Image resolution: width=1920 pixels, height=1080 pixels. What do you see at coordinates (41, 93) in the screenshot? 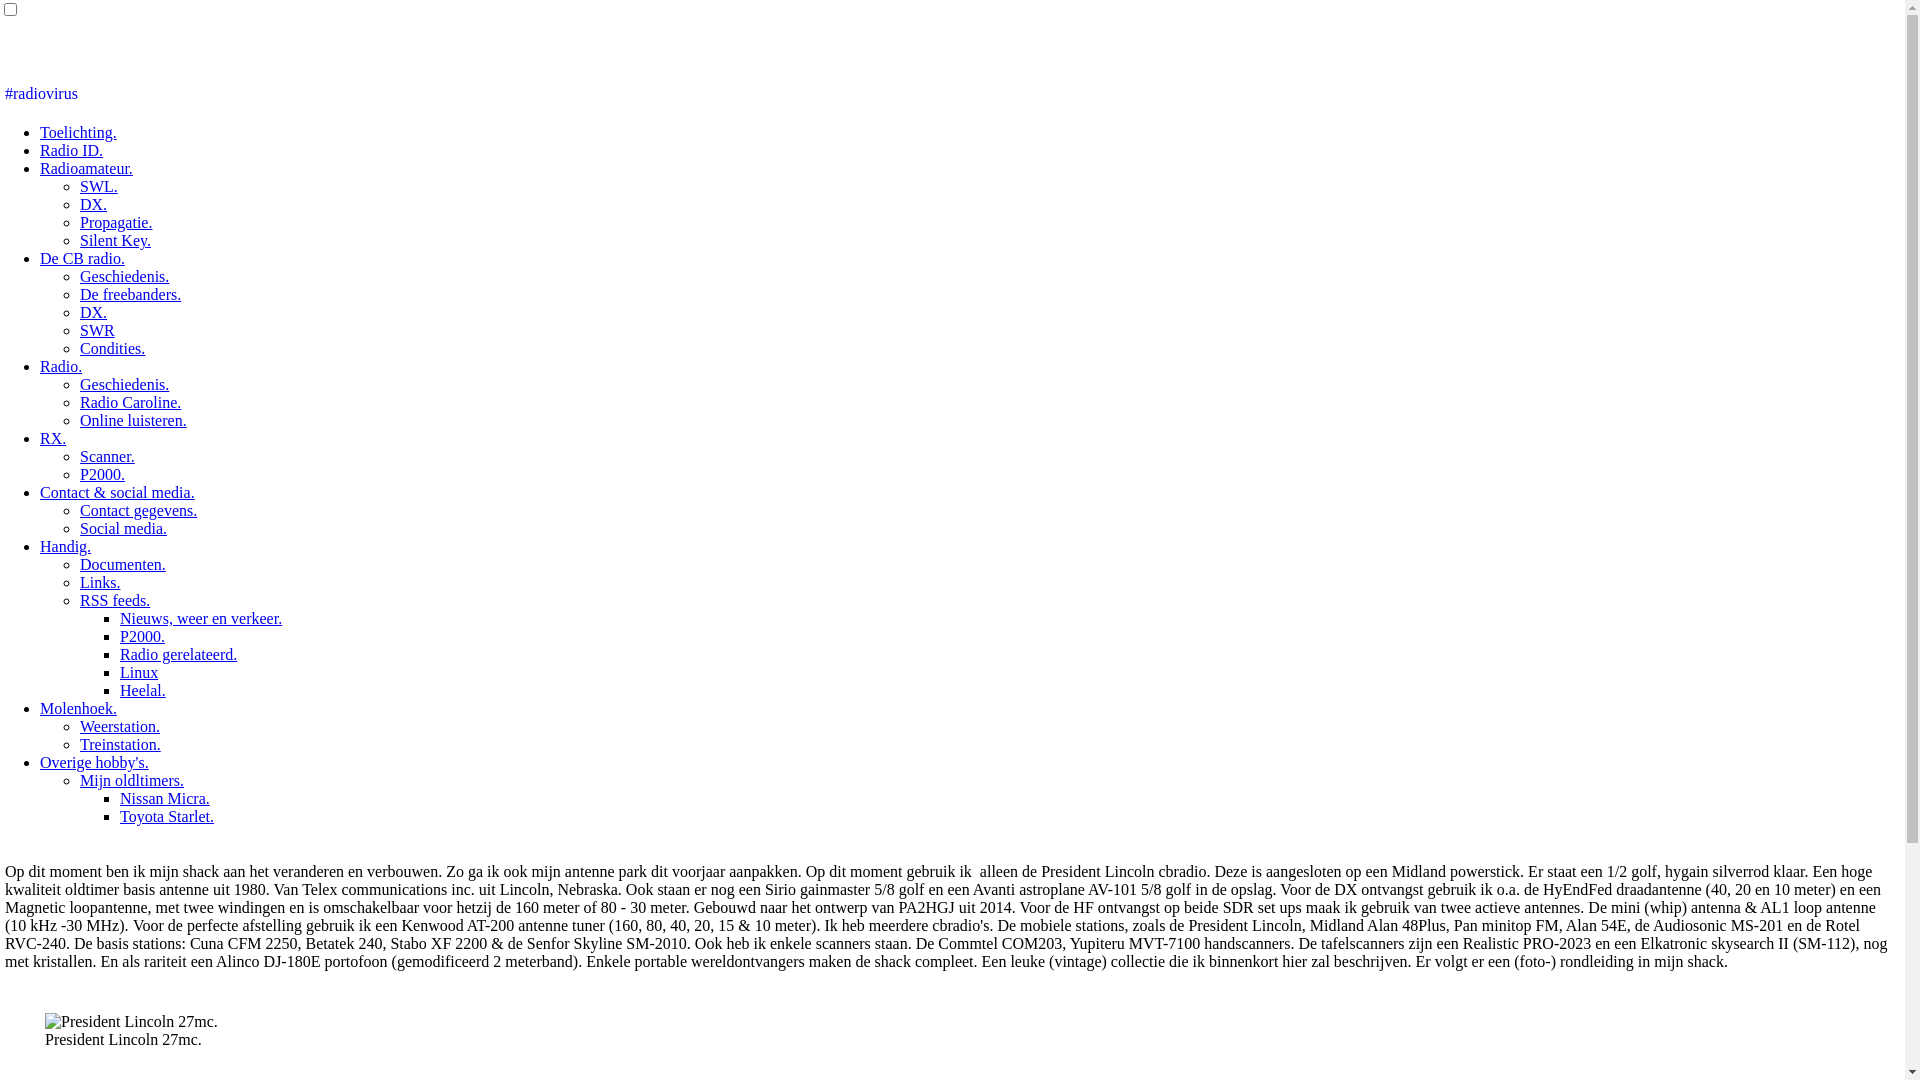
I see `'#radiovirus'` at bounding box center [41, 93].